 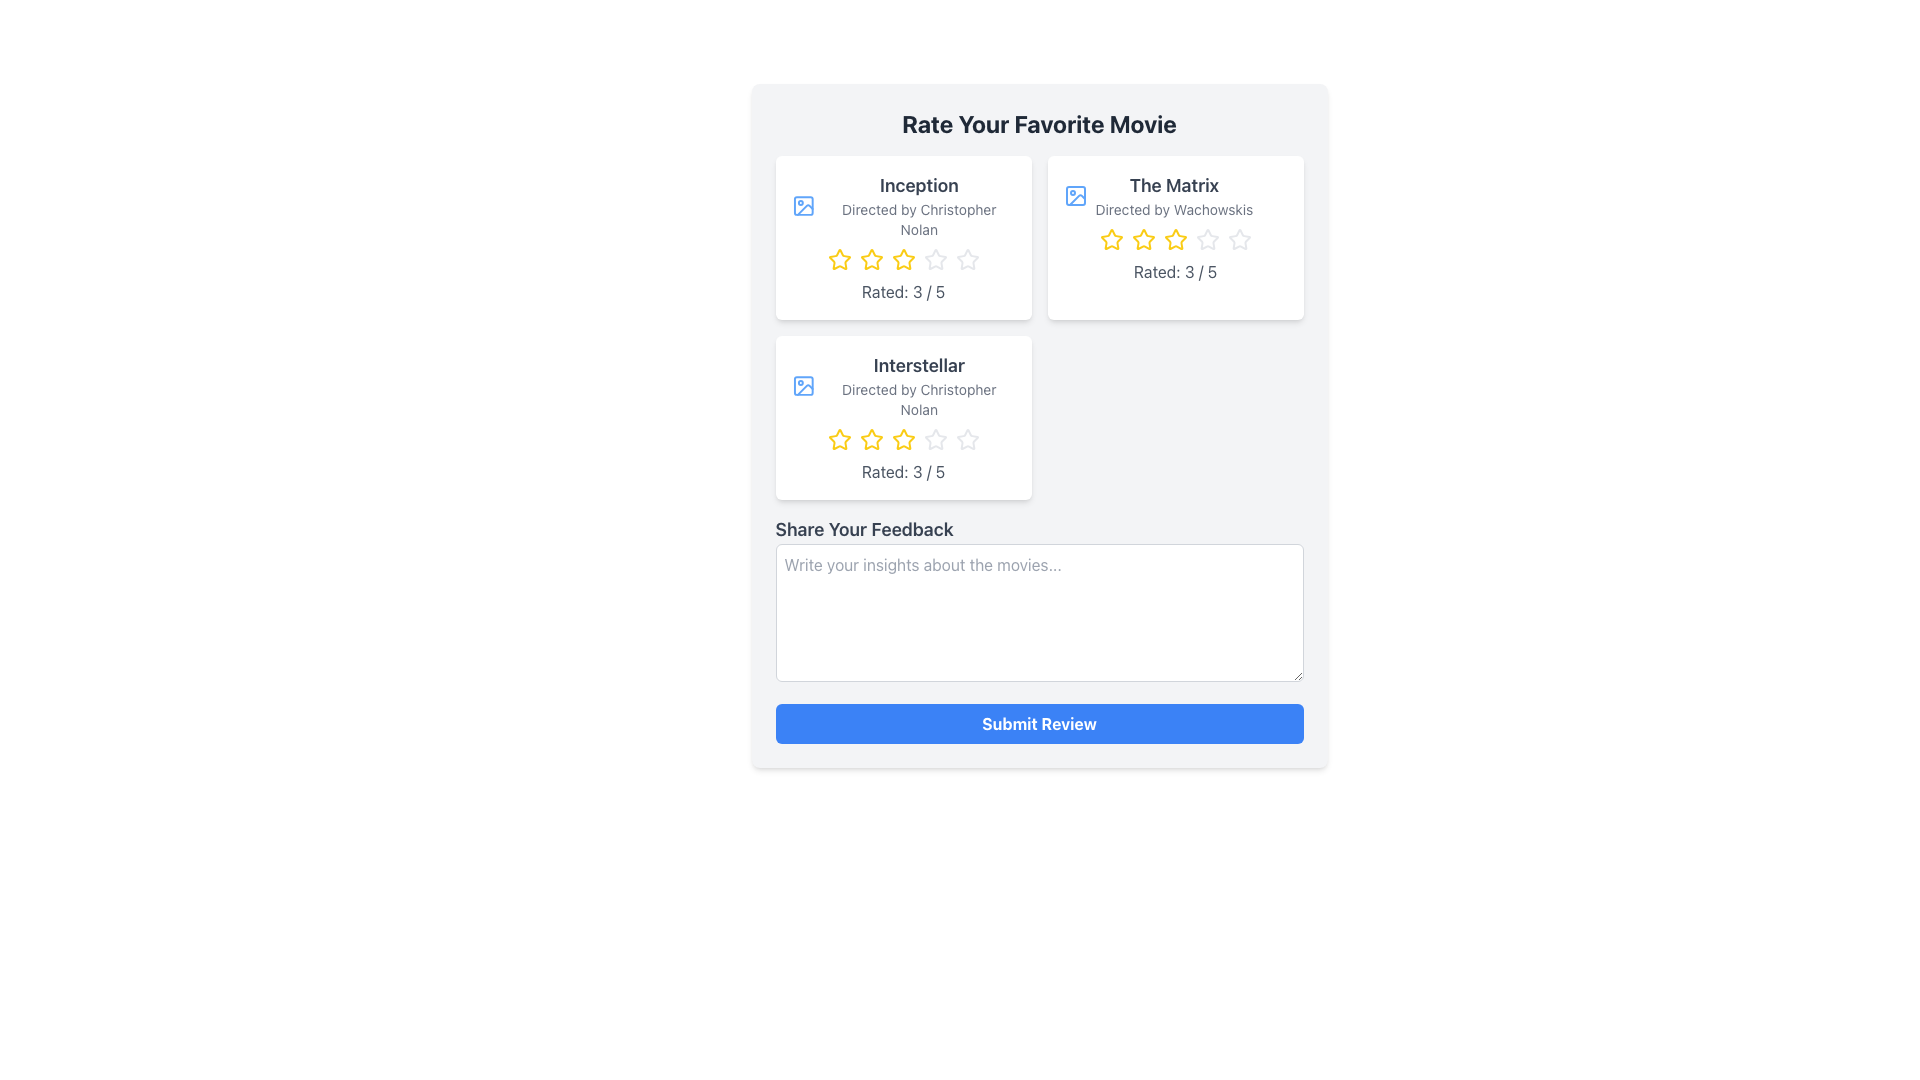 I want to click on the text label providing information about the director of the movie 'Inception', which is positioned directly under the title within the top-left movie card, so click(x=918, y=219).